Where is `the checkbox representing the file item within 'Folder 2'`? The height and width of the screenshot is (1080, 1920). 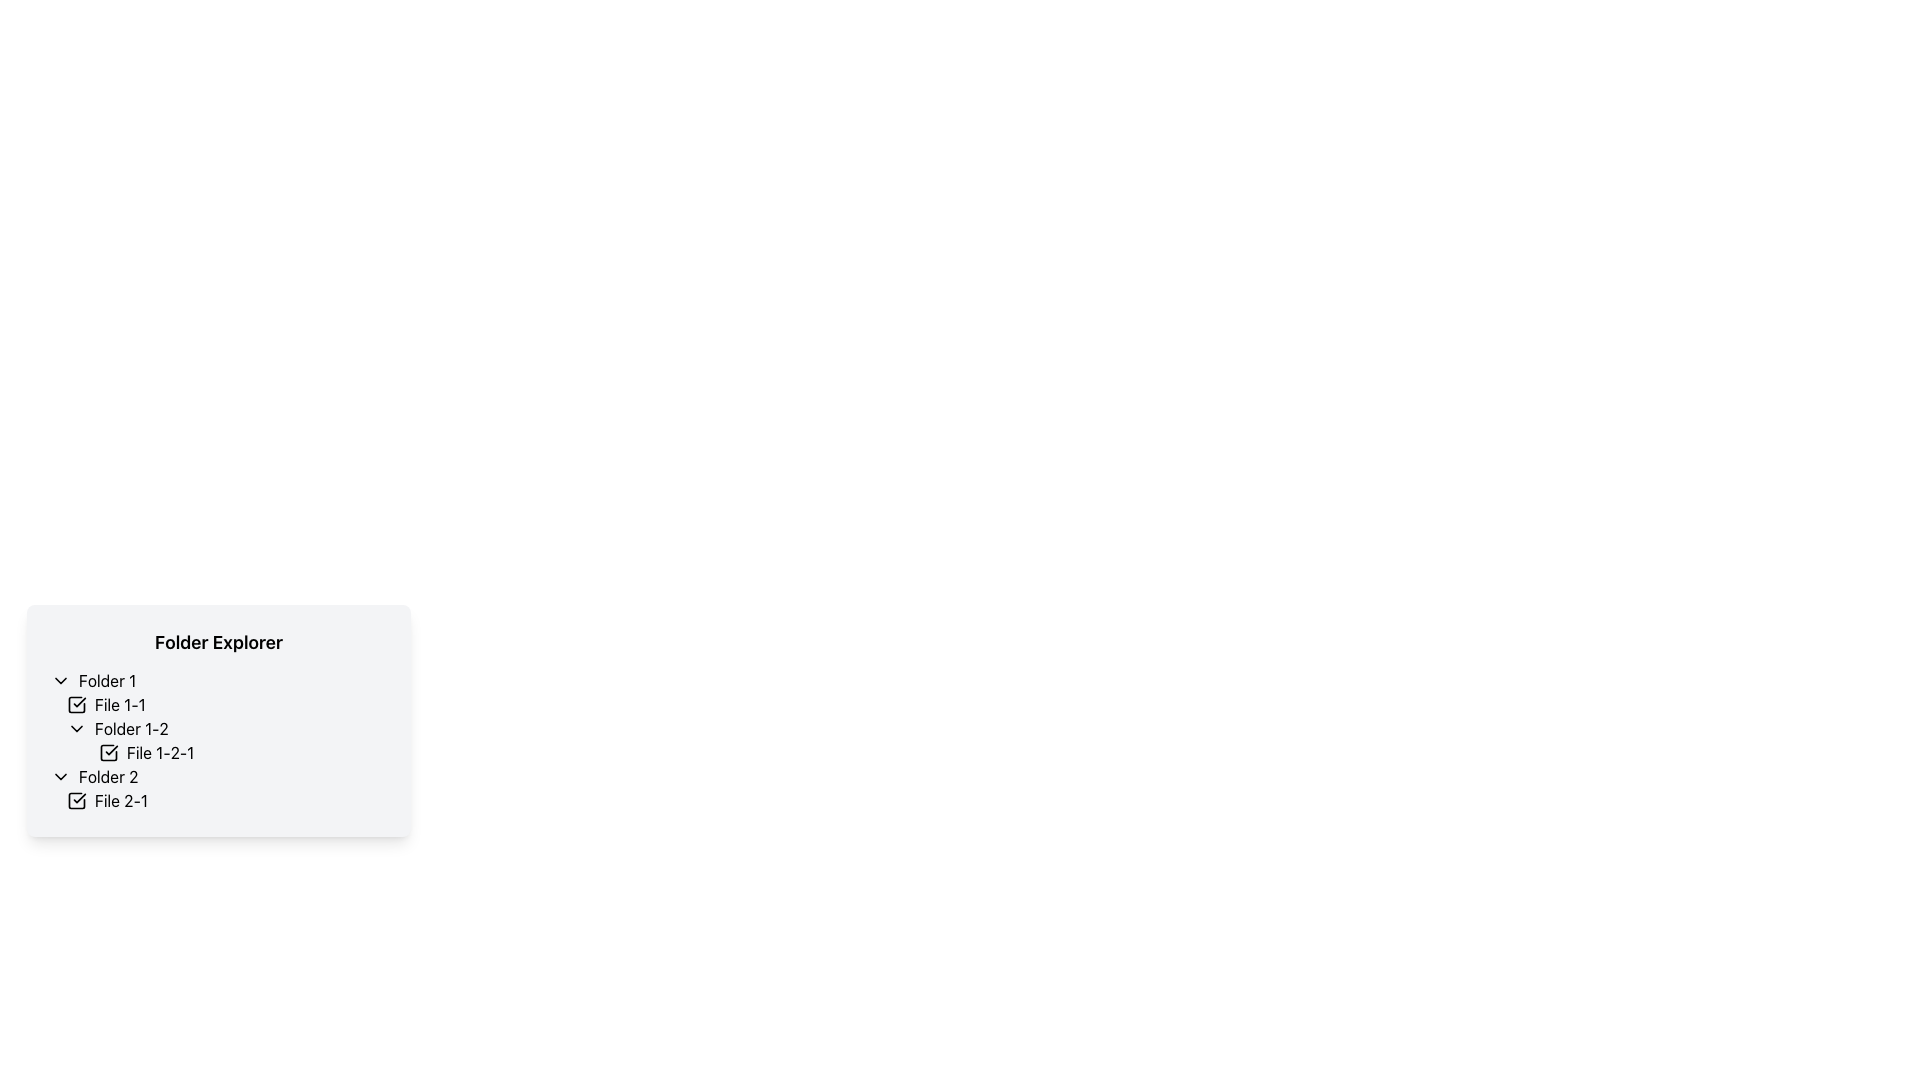 the checkbox representing the file item within 'Folder 2' is located at coordinates (226, 800).